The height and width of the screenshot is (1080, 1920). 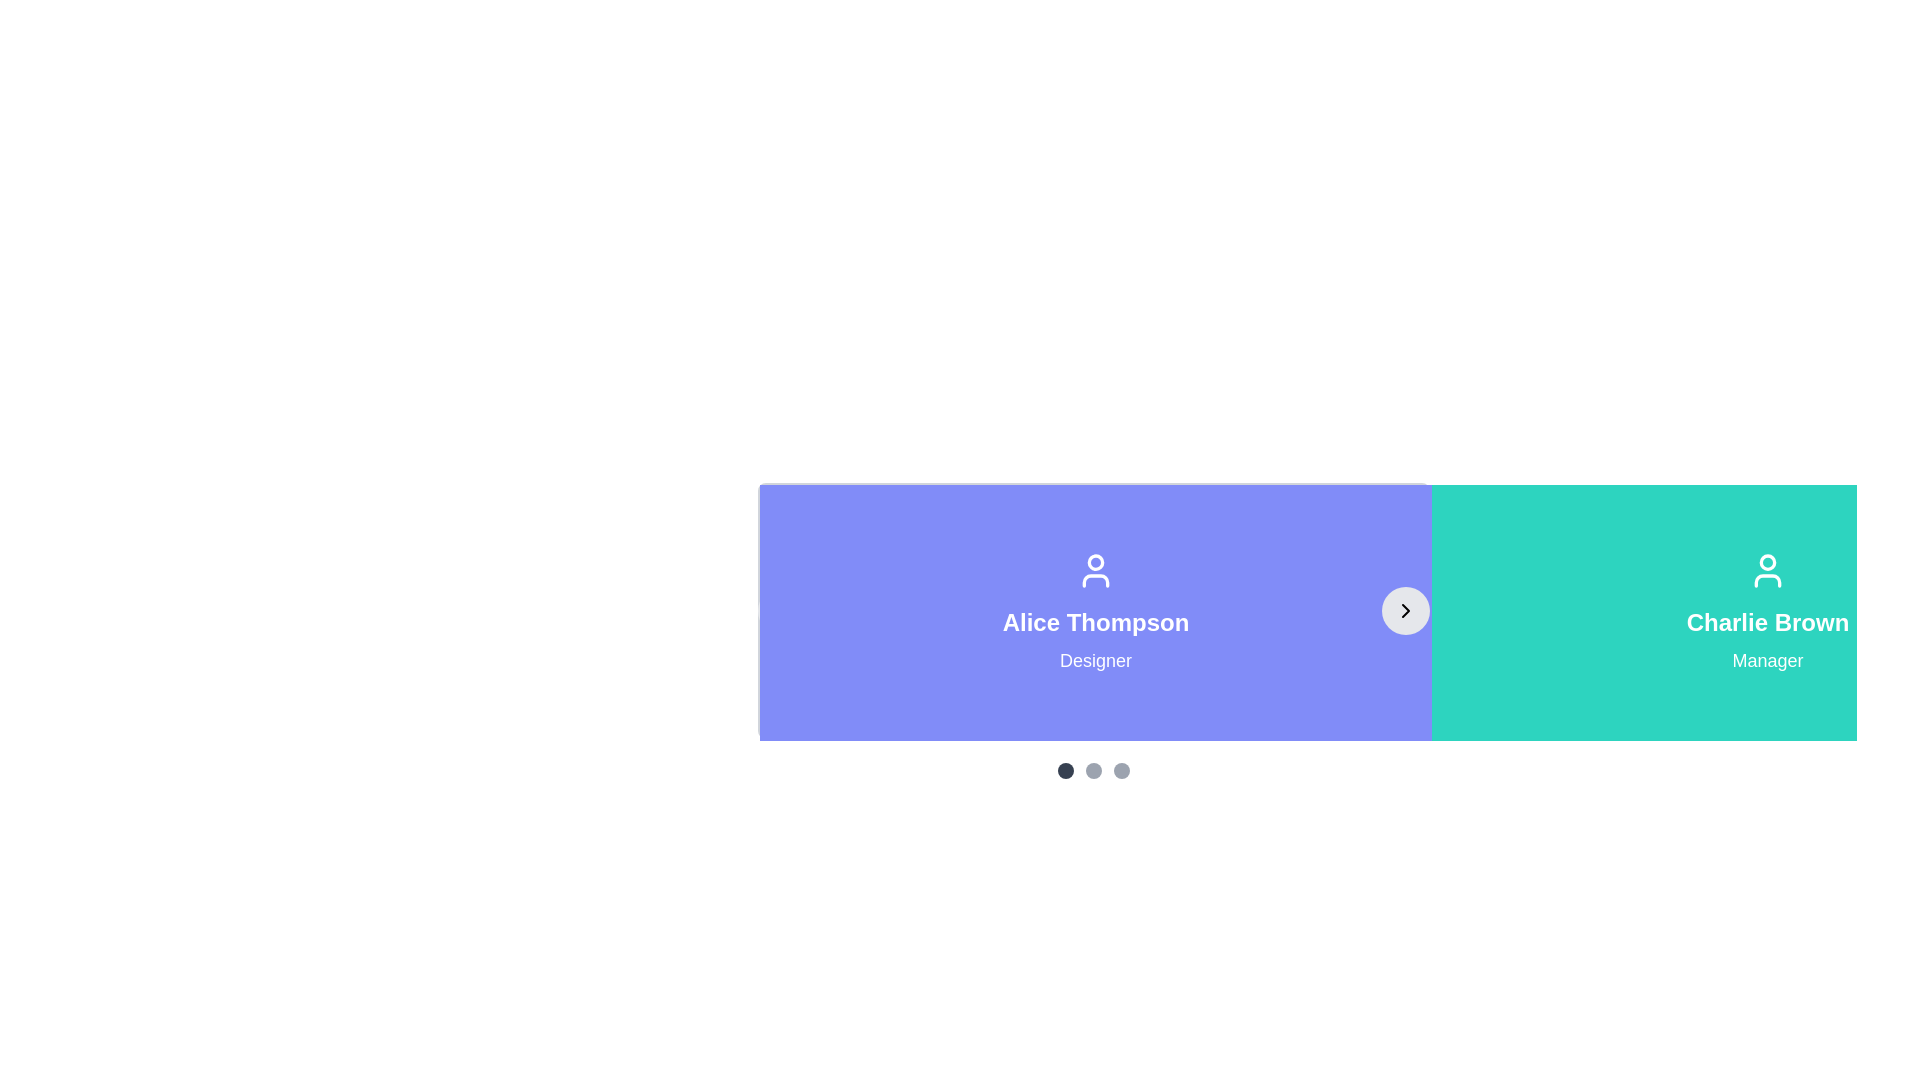 I want to click on the third circular dot of the pagination indicator located near the bottom center of the interface, so click(x=1093, y=770).